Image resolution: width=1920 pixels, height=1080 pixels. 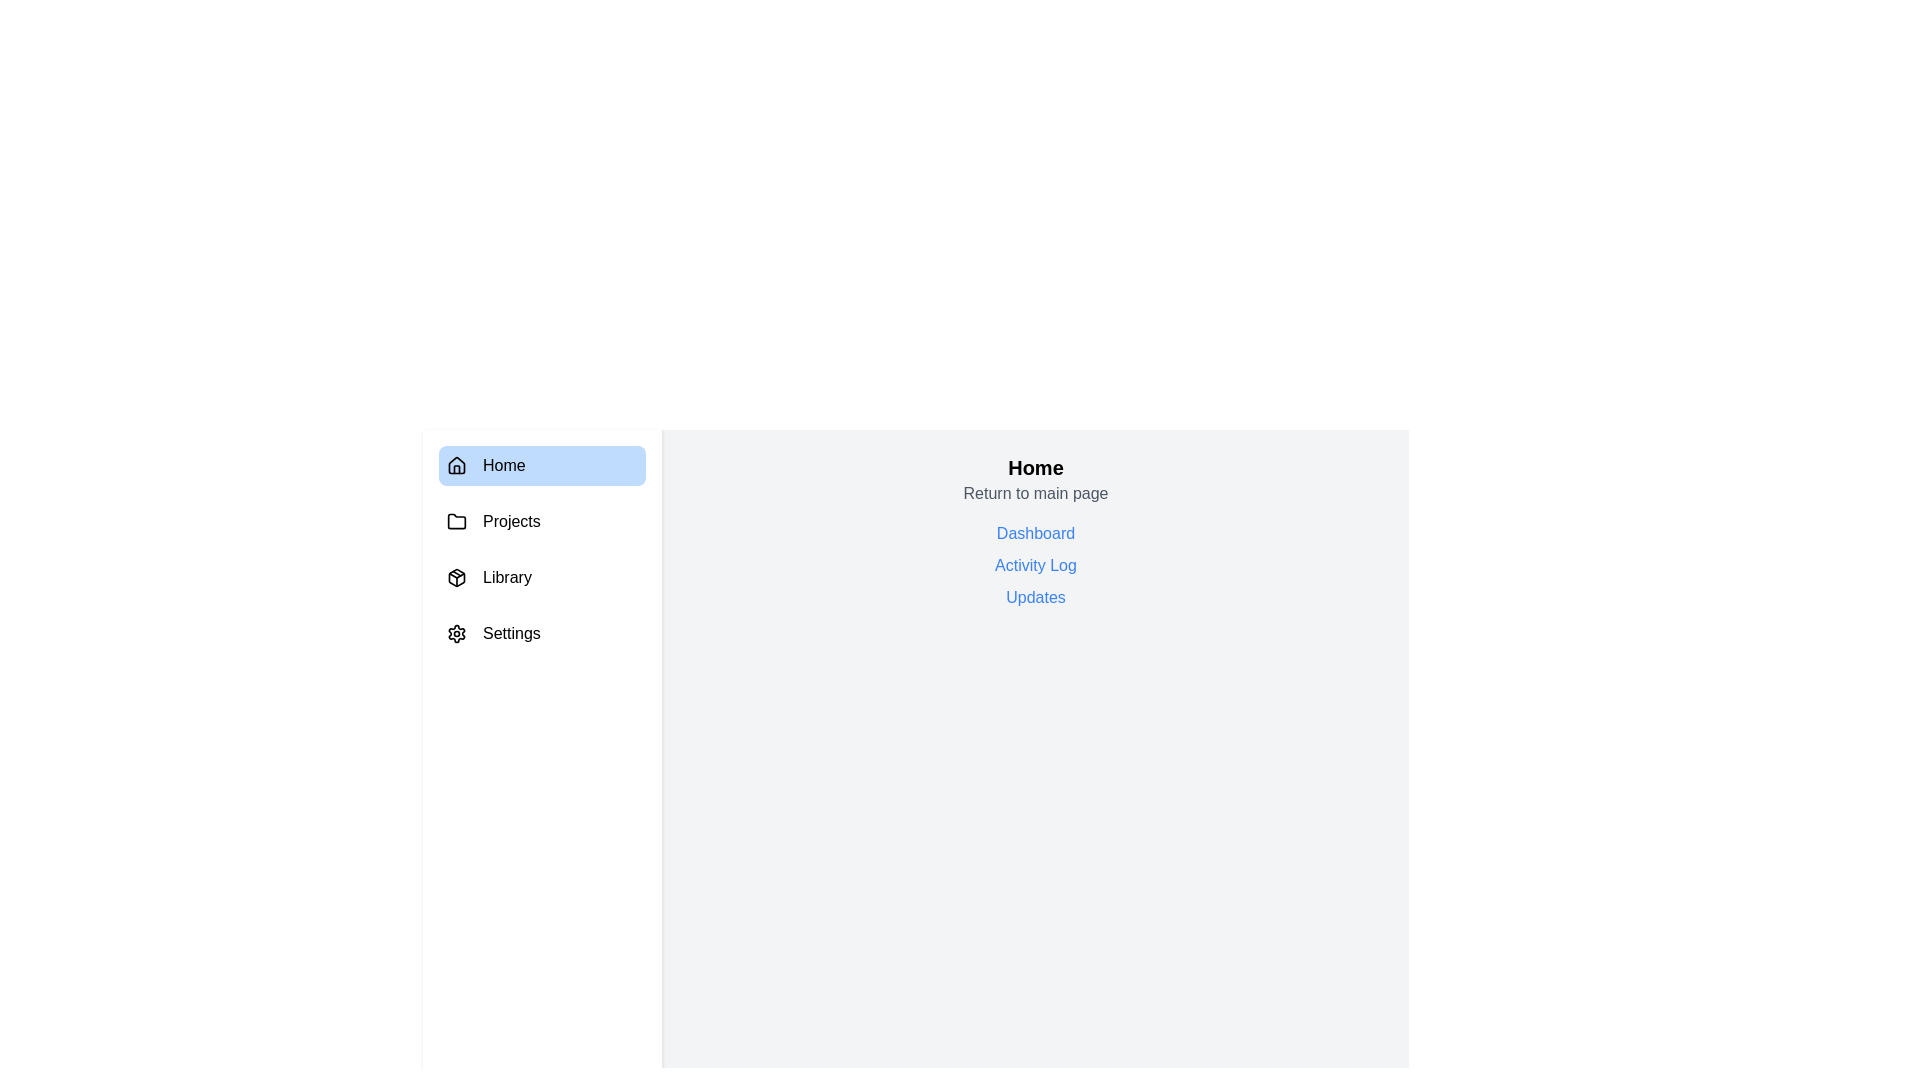 What do you see at coordinates (511, 520) in the screenshot?
I see `the 'Projects' text label in the left sidebar, which is positioned below the 'Home' section and to the right of a folder icon` at bounding box center [511, 520].